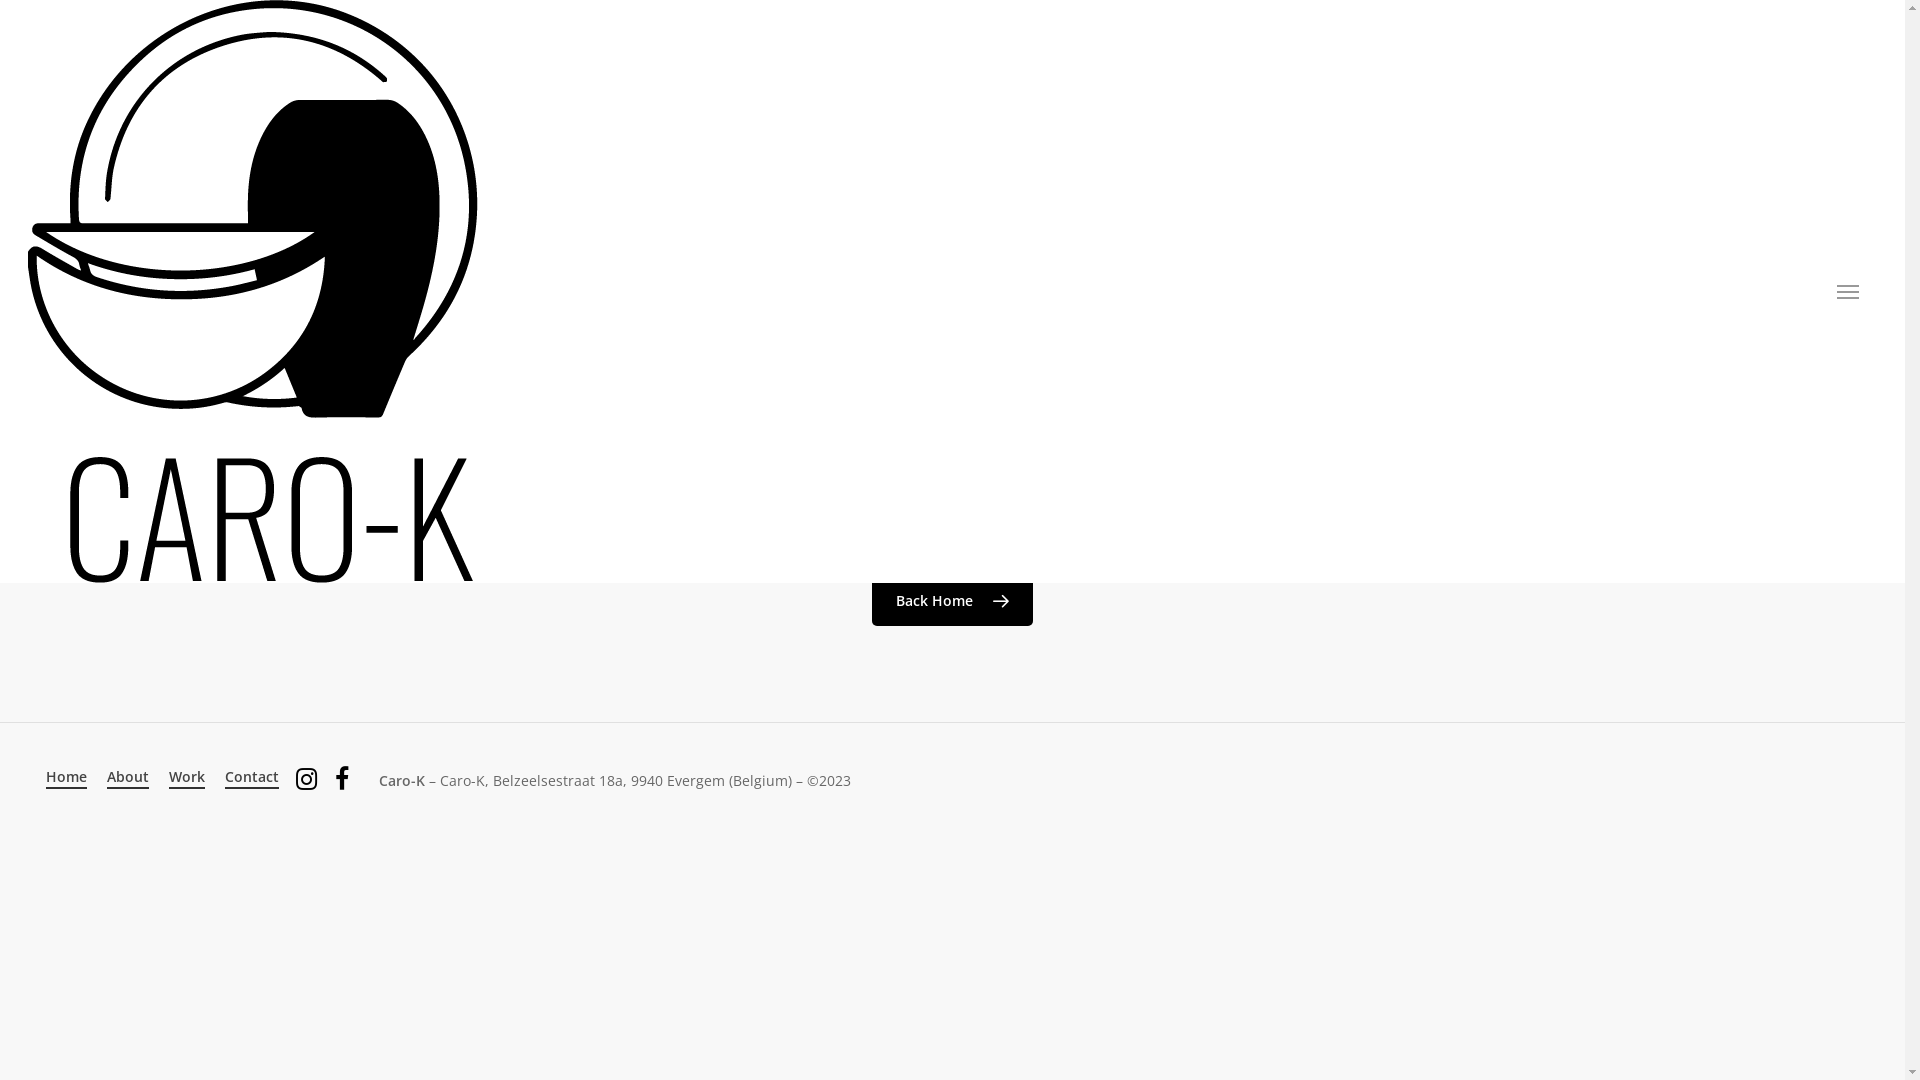 The width and height of the screenshot is (1920, 1080). What do you see at coordinates (1847, 292) in the screenshot?
I see `'Menu'` at bounding box center [1847, 292].